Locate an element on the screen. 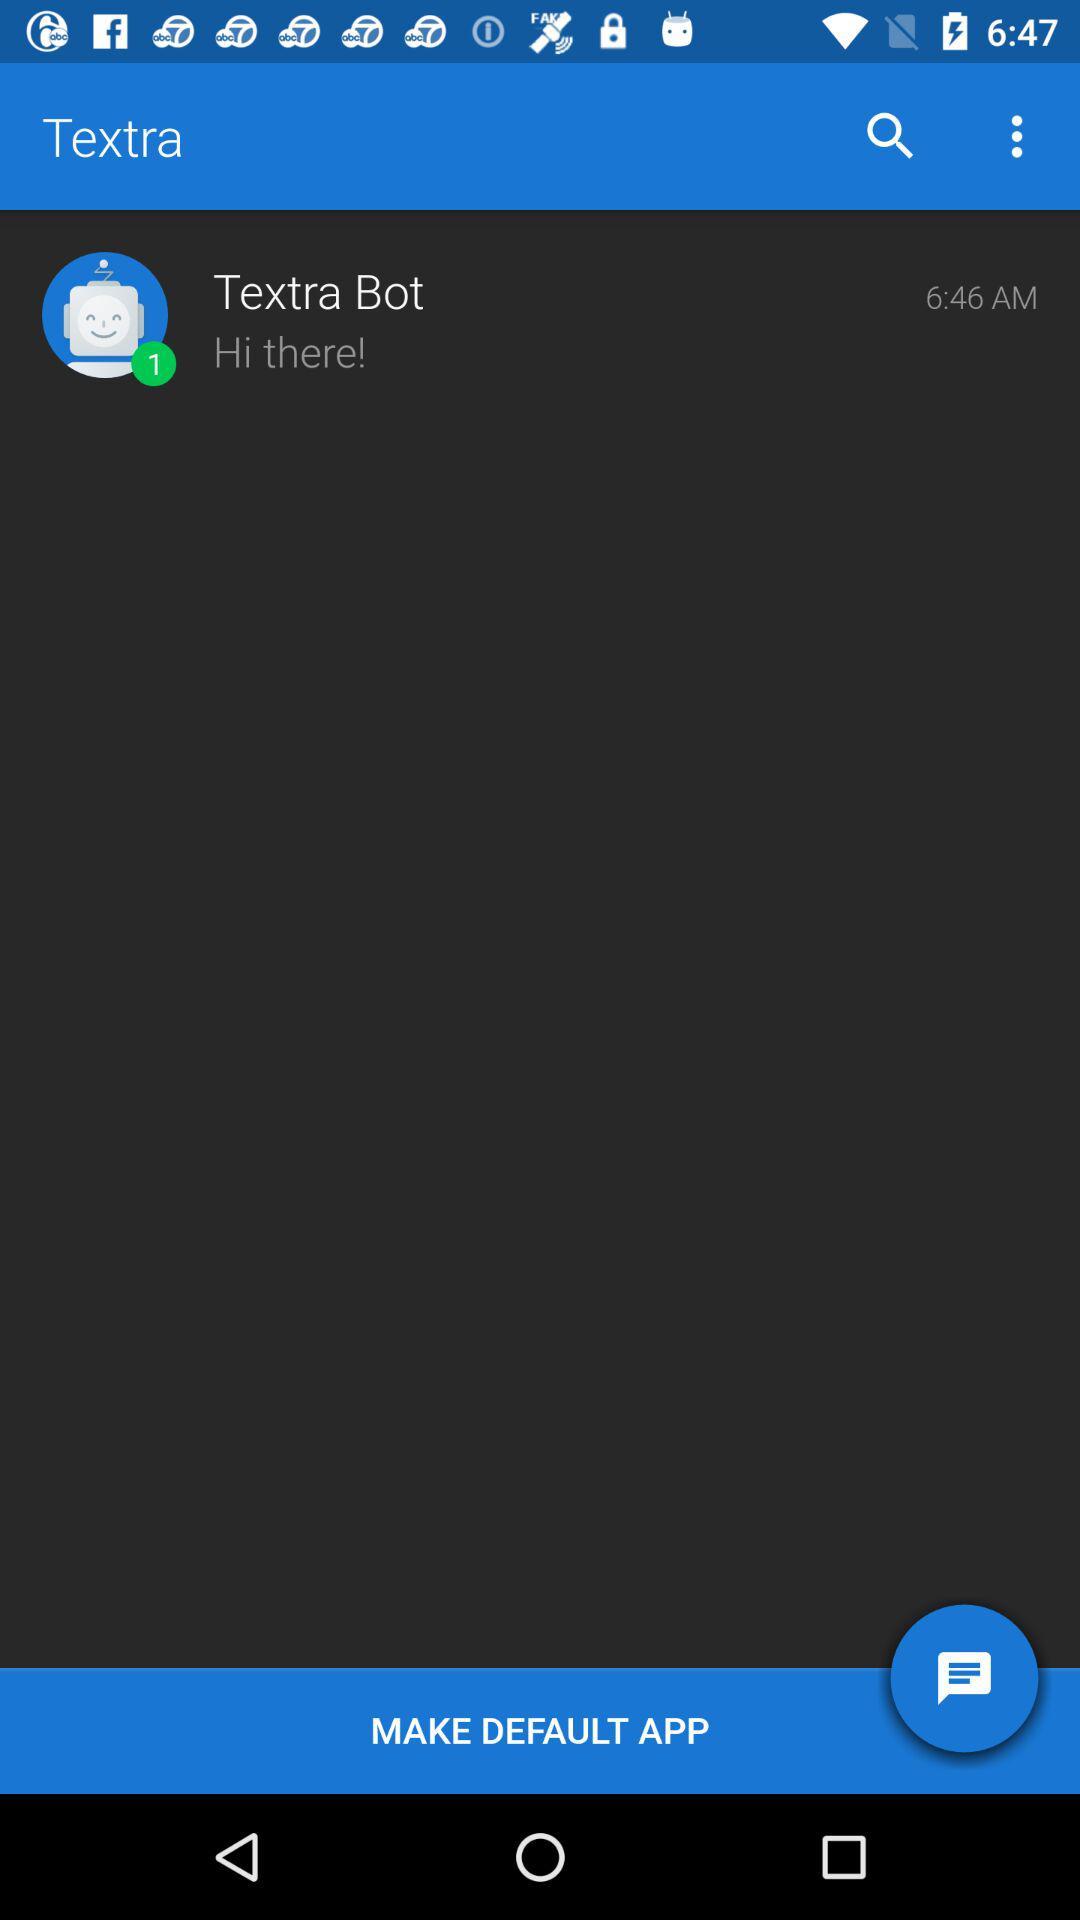 This screenshot has height=1920, width=1080. make default app item is located at coordinates (540, 1730).